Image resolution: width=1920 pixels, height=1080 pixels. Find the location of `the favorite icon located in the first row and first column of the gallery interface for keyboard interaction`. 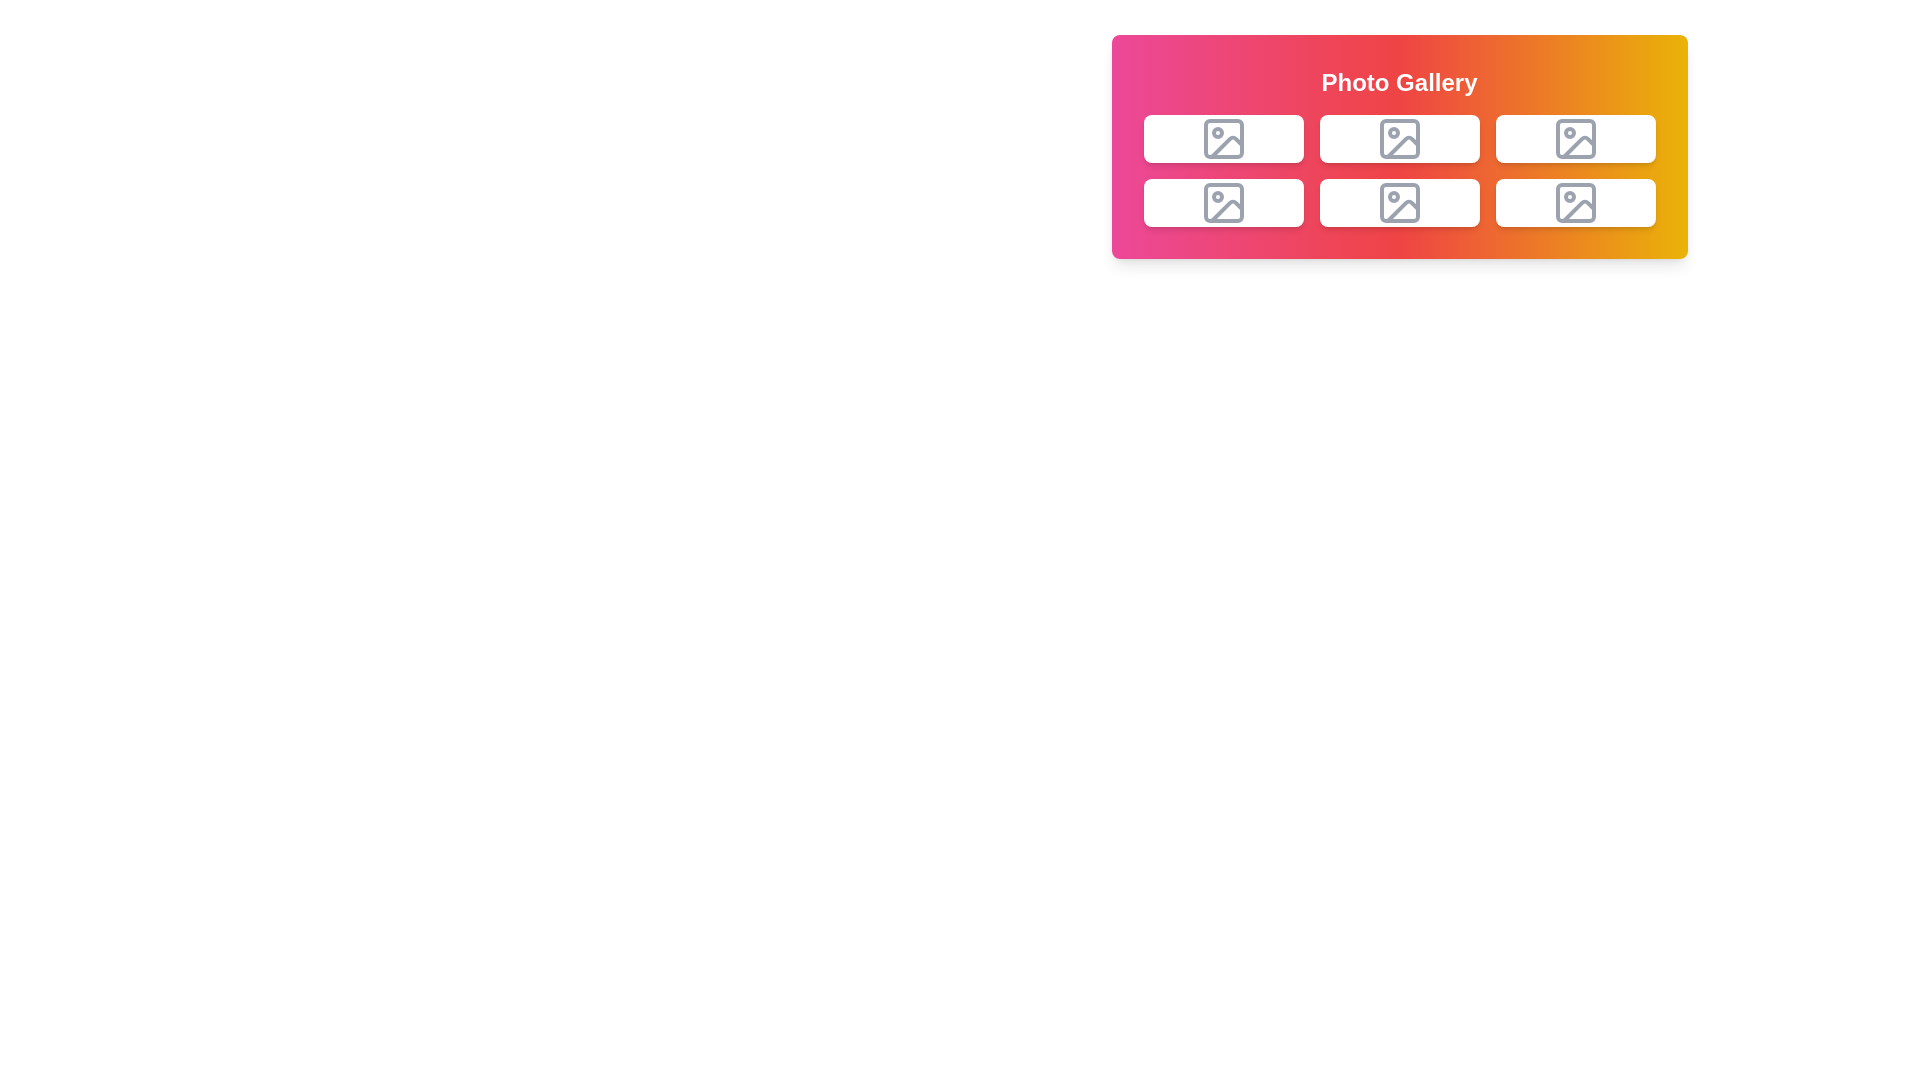

the favorite icon located in the first row and first column of the gallery interface for keyboard interaction is located at coordinates (1248, 137).